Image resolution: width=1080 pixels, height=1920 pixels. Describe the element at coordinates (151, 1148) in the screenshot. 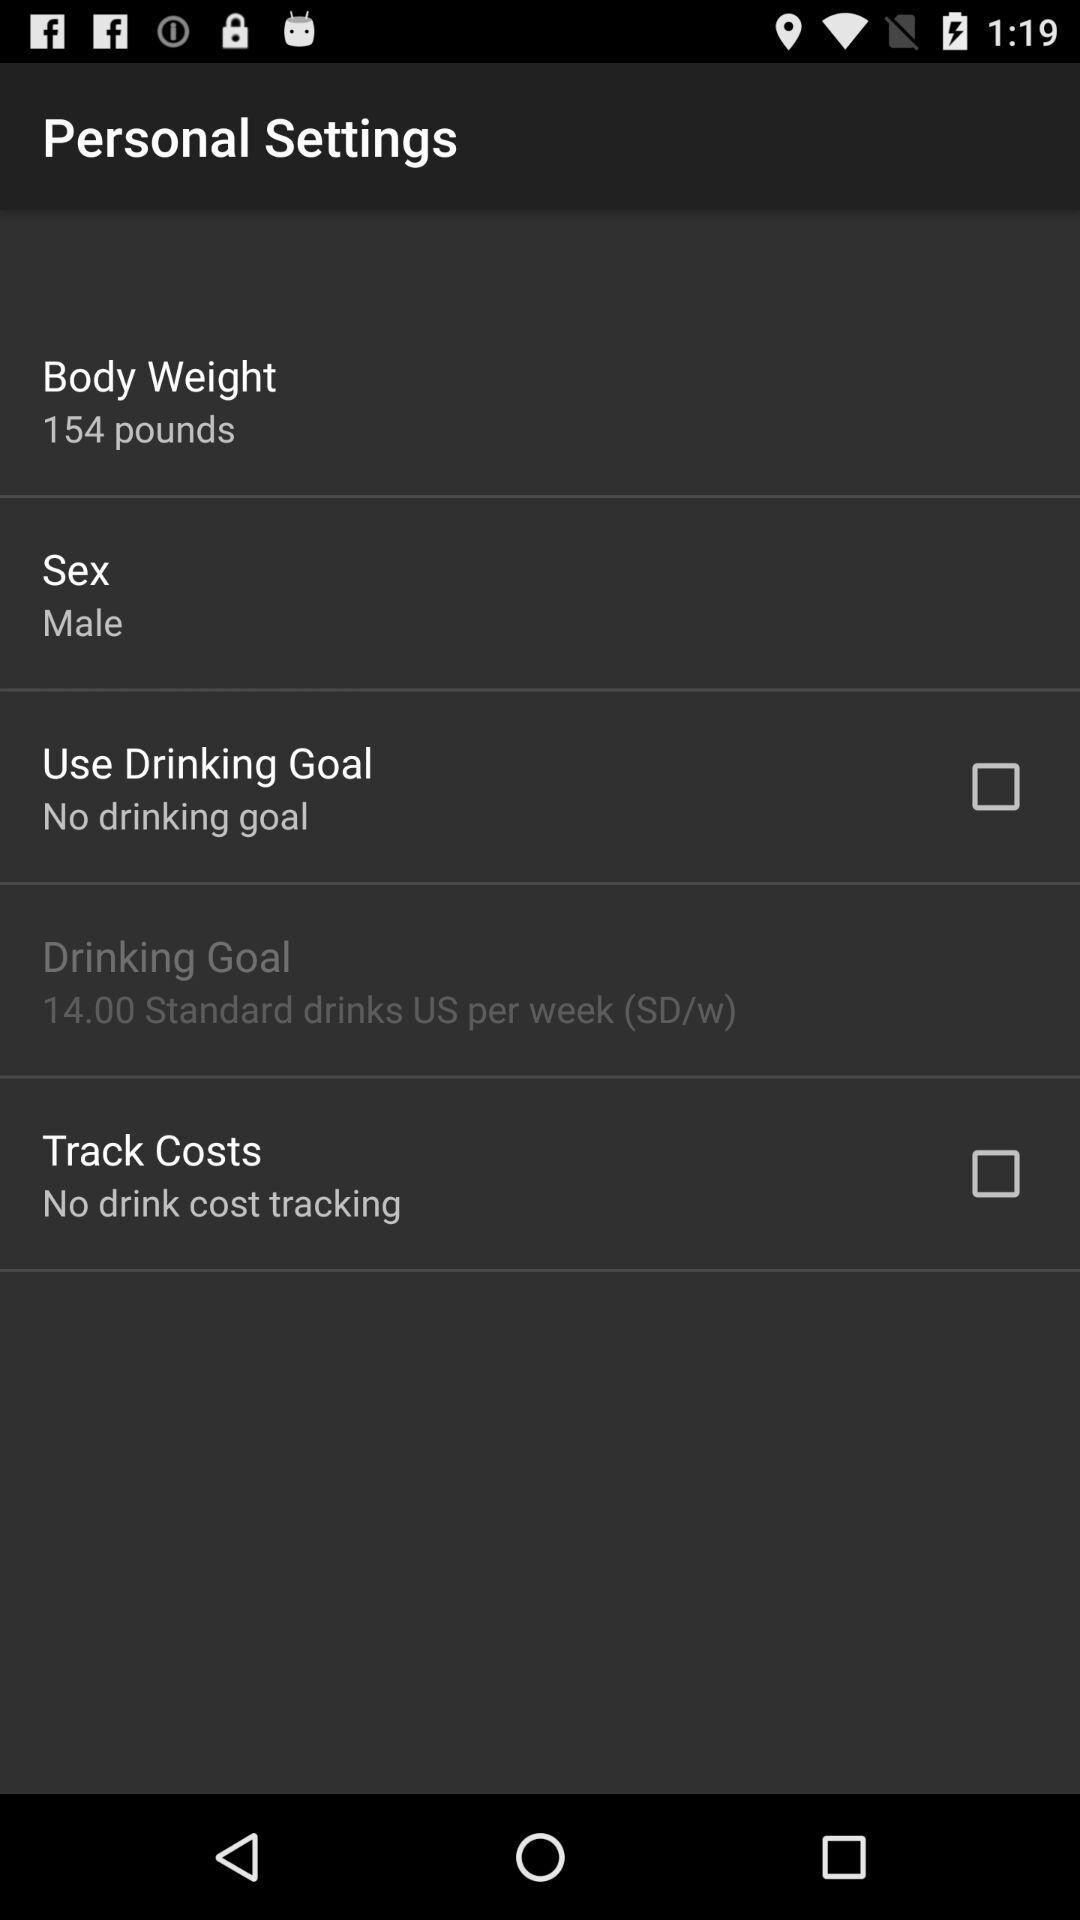

I see `item below the 14 00 standard item` at that location.